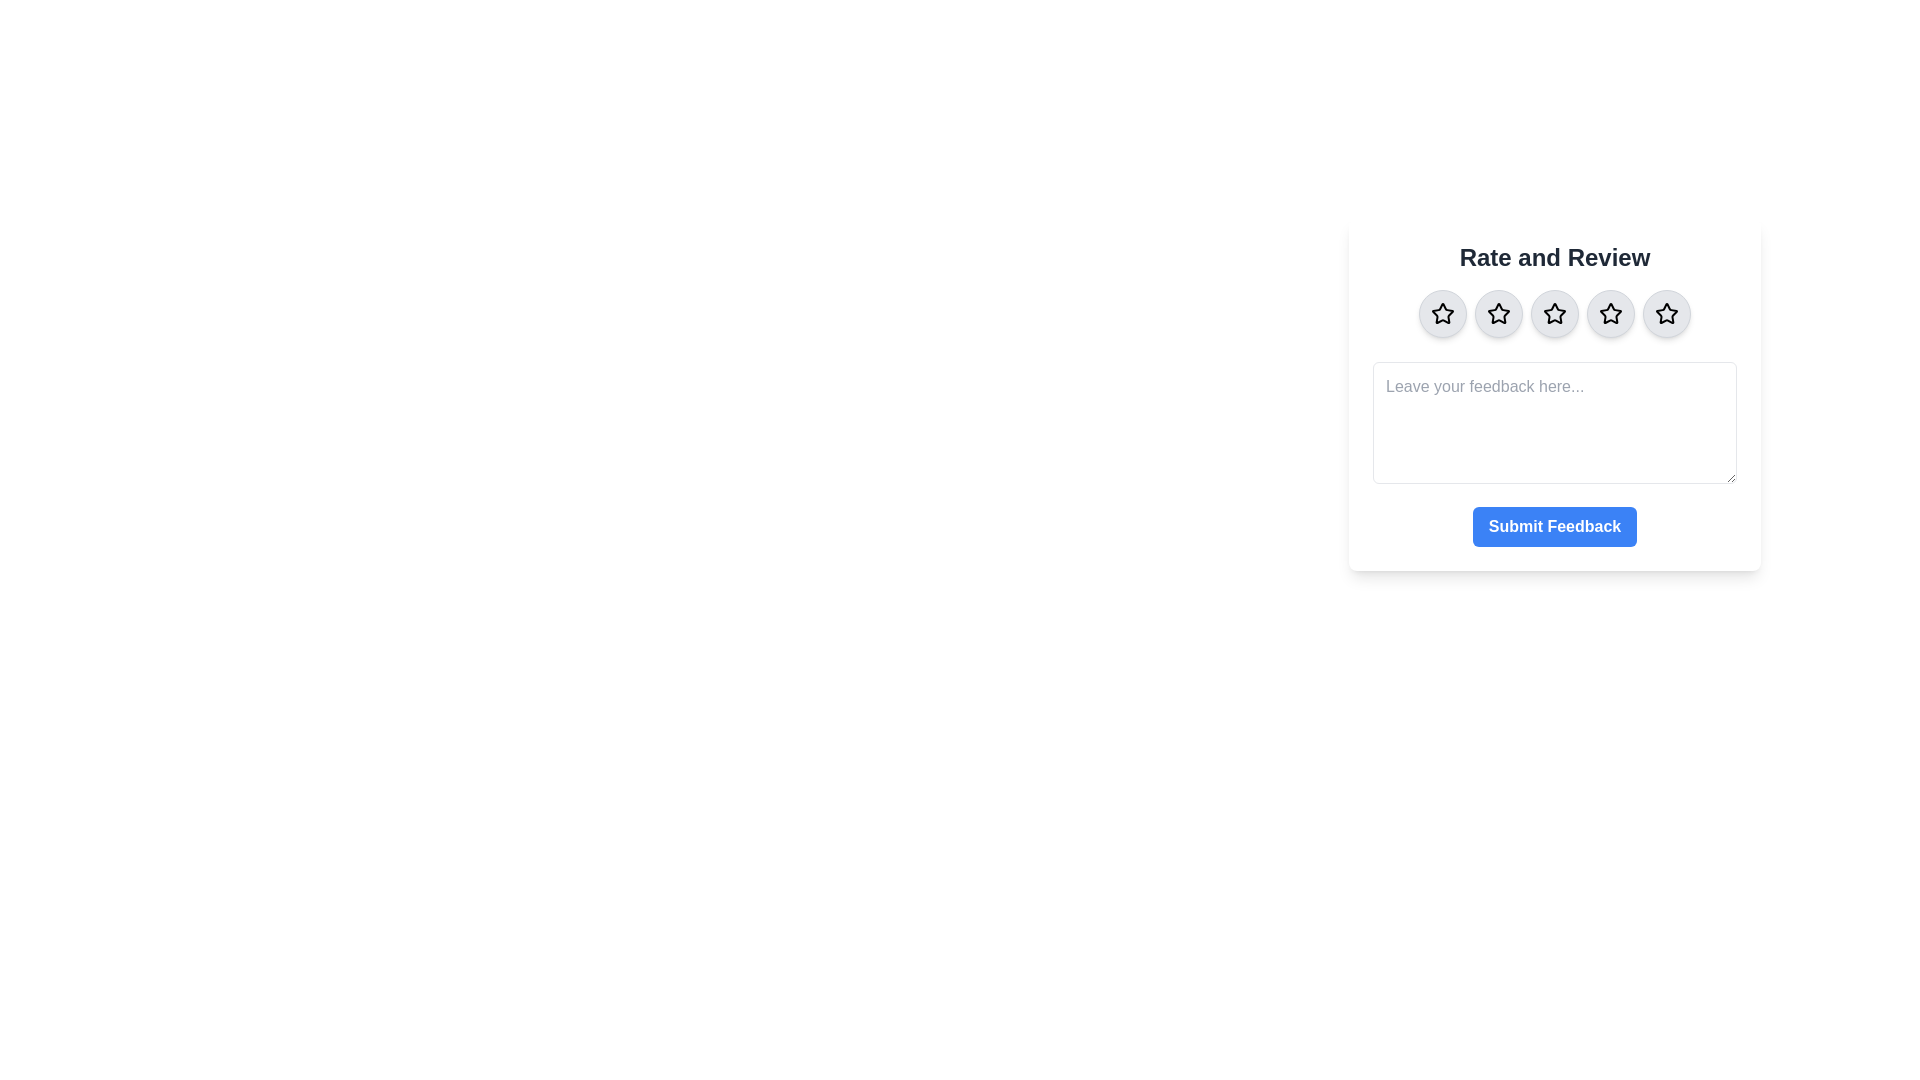 This screenshot has height=1080, width=1920. Describe the element at coordinates (1443, 313) in the screenshot. I see `the first star` at that location.